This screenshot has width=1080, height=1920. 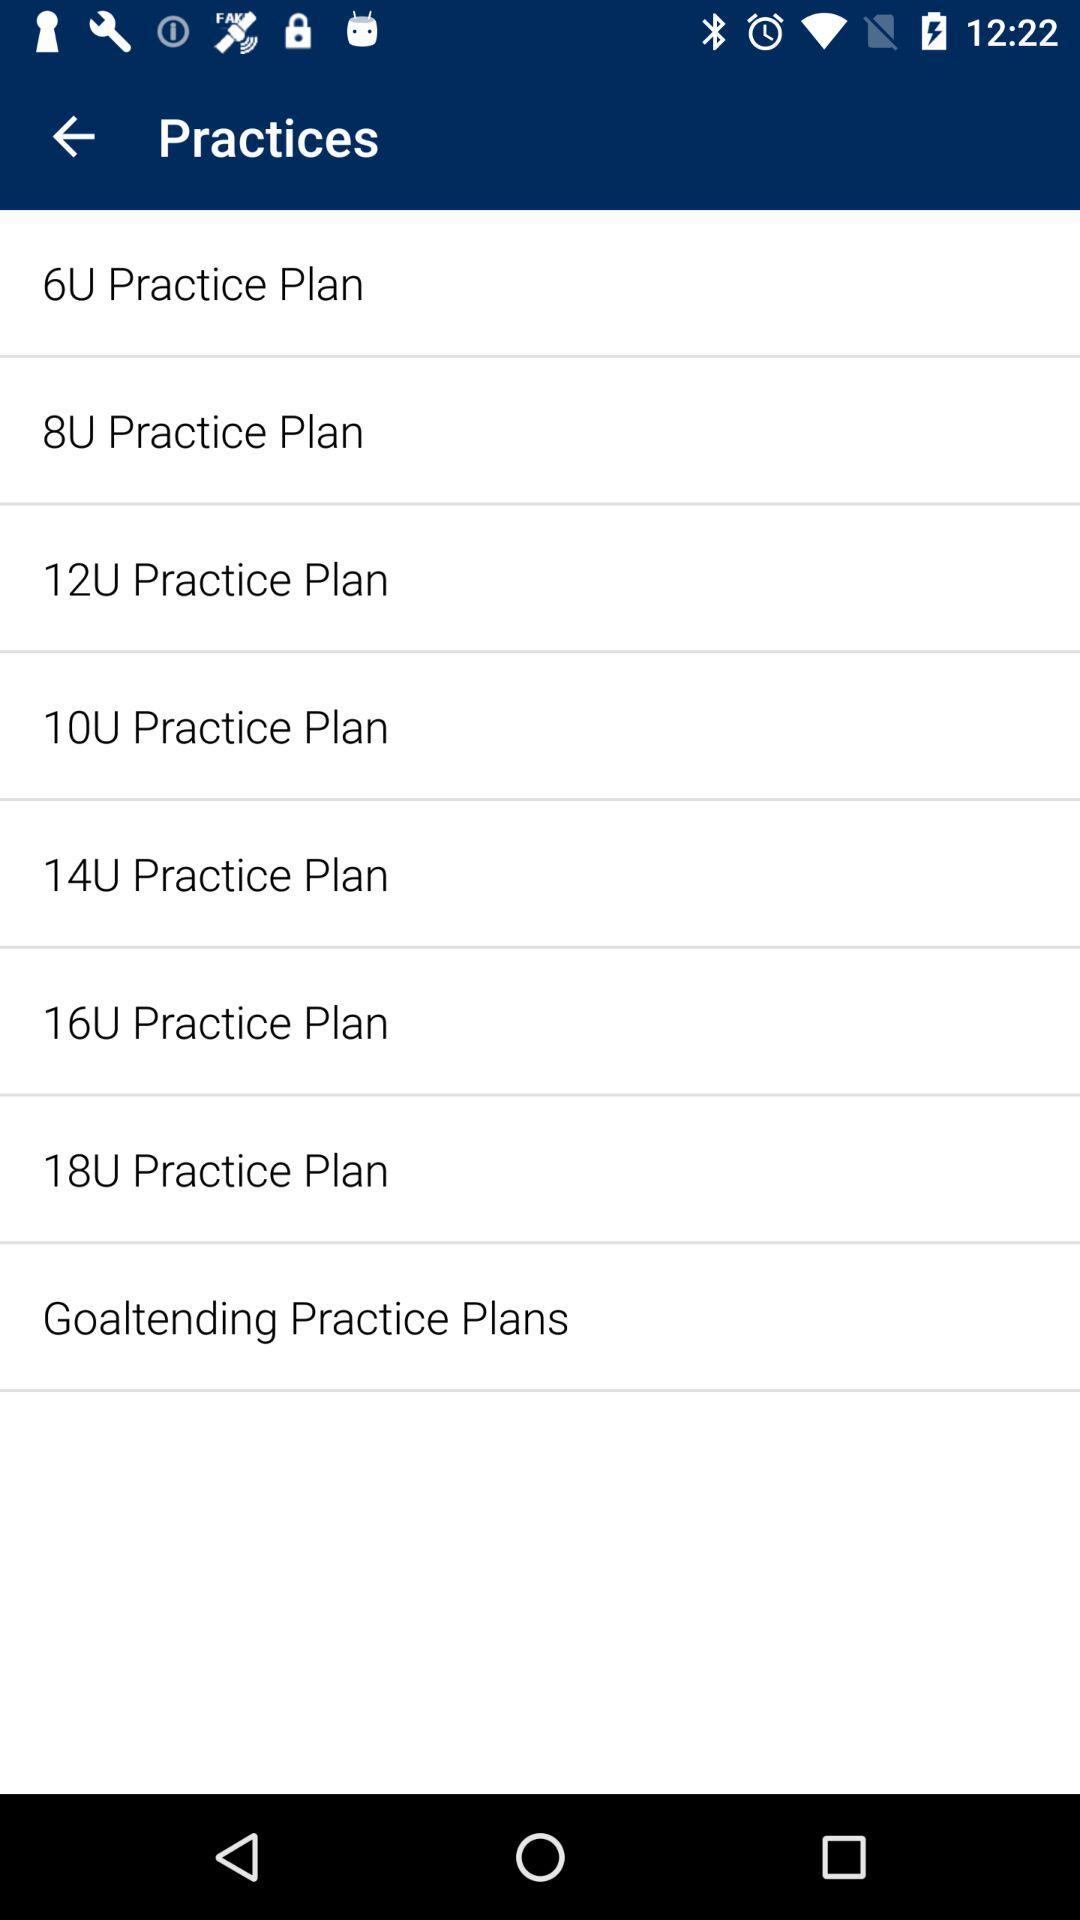 I want to click on icon to the left of the practices item, so click(x=72, y=135).